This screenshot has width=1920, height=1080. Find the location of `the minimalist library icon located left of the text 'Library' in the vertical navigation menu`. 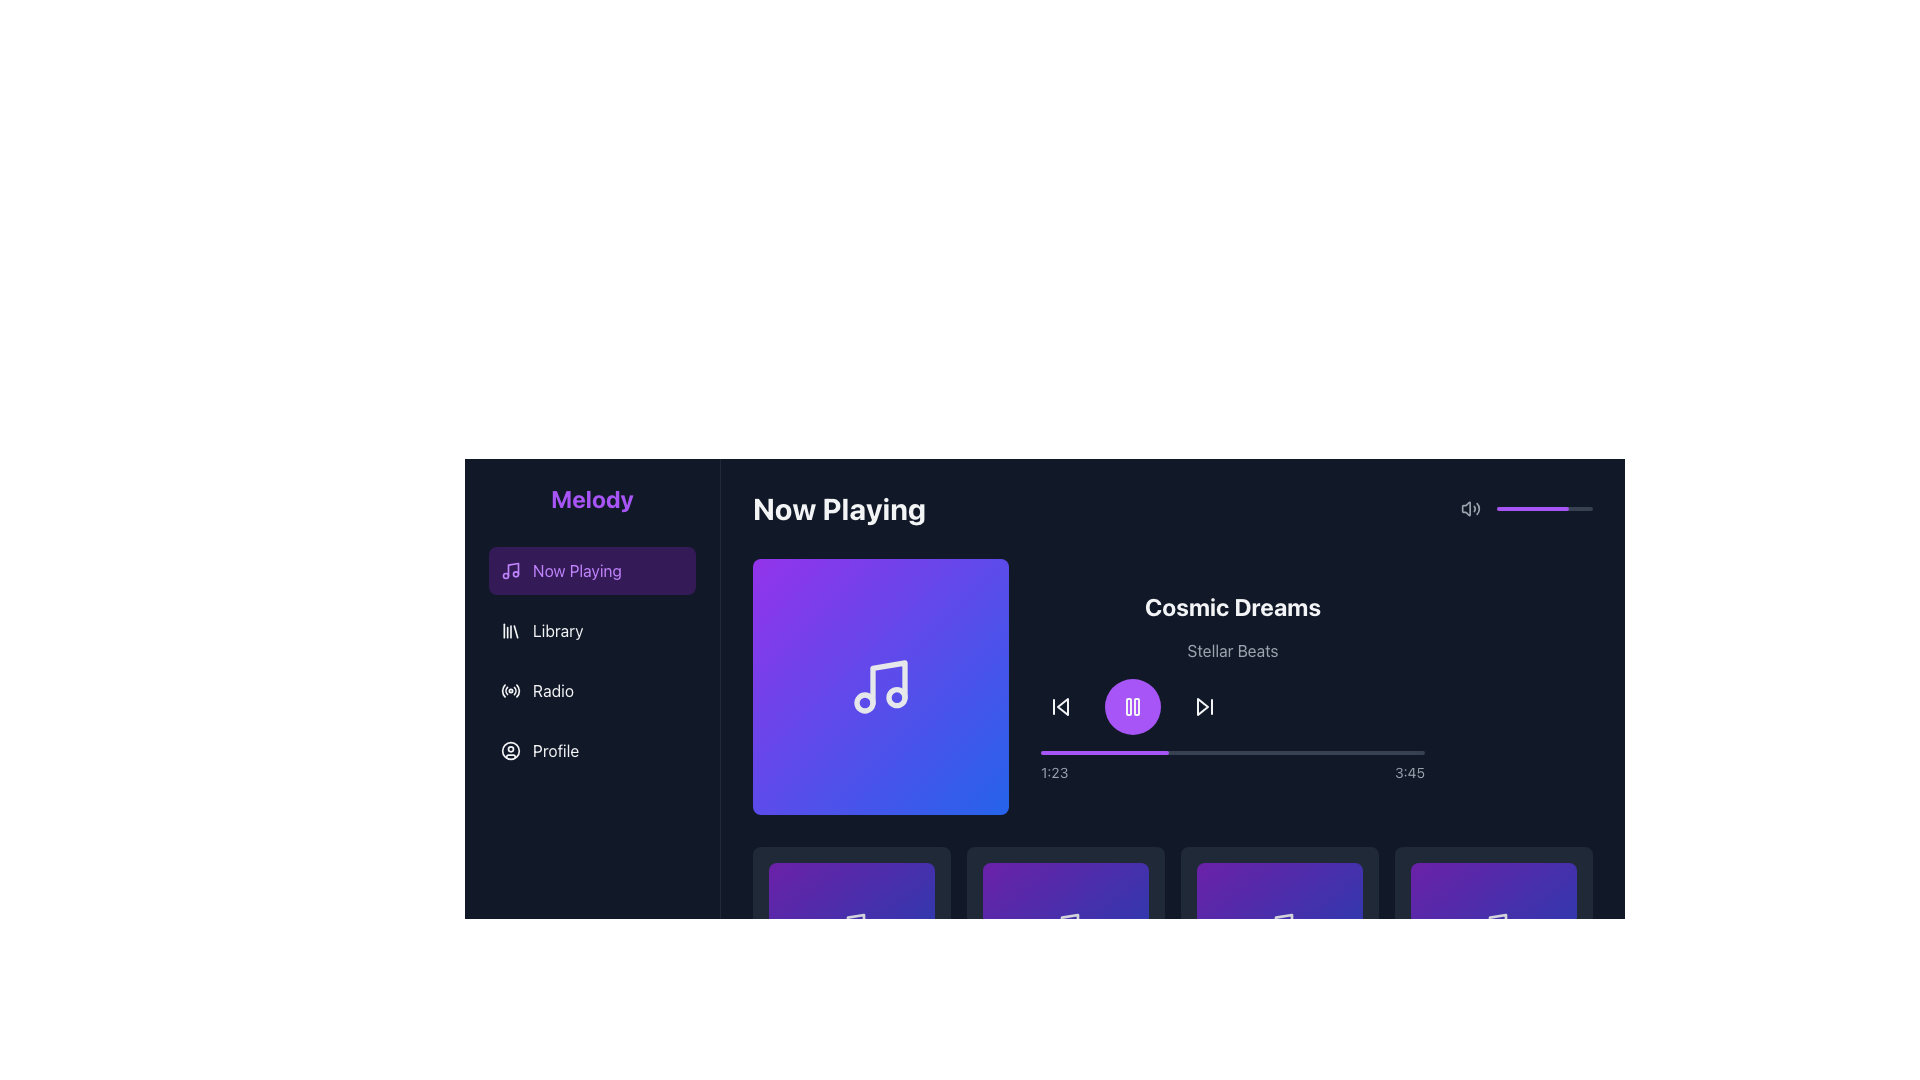

the minimalist library icon located left of the text 'Library' in the vertical navigation menu is located at coordinates (510, 631).